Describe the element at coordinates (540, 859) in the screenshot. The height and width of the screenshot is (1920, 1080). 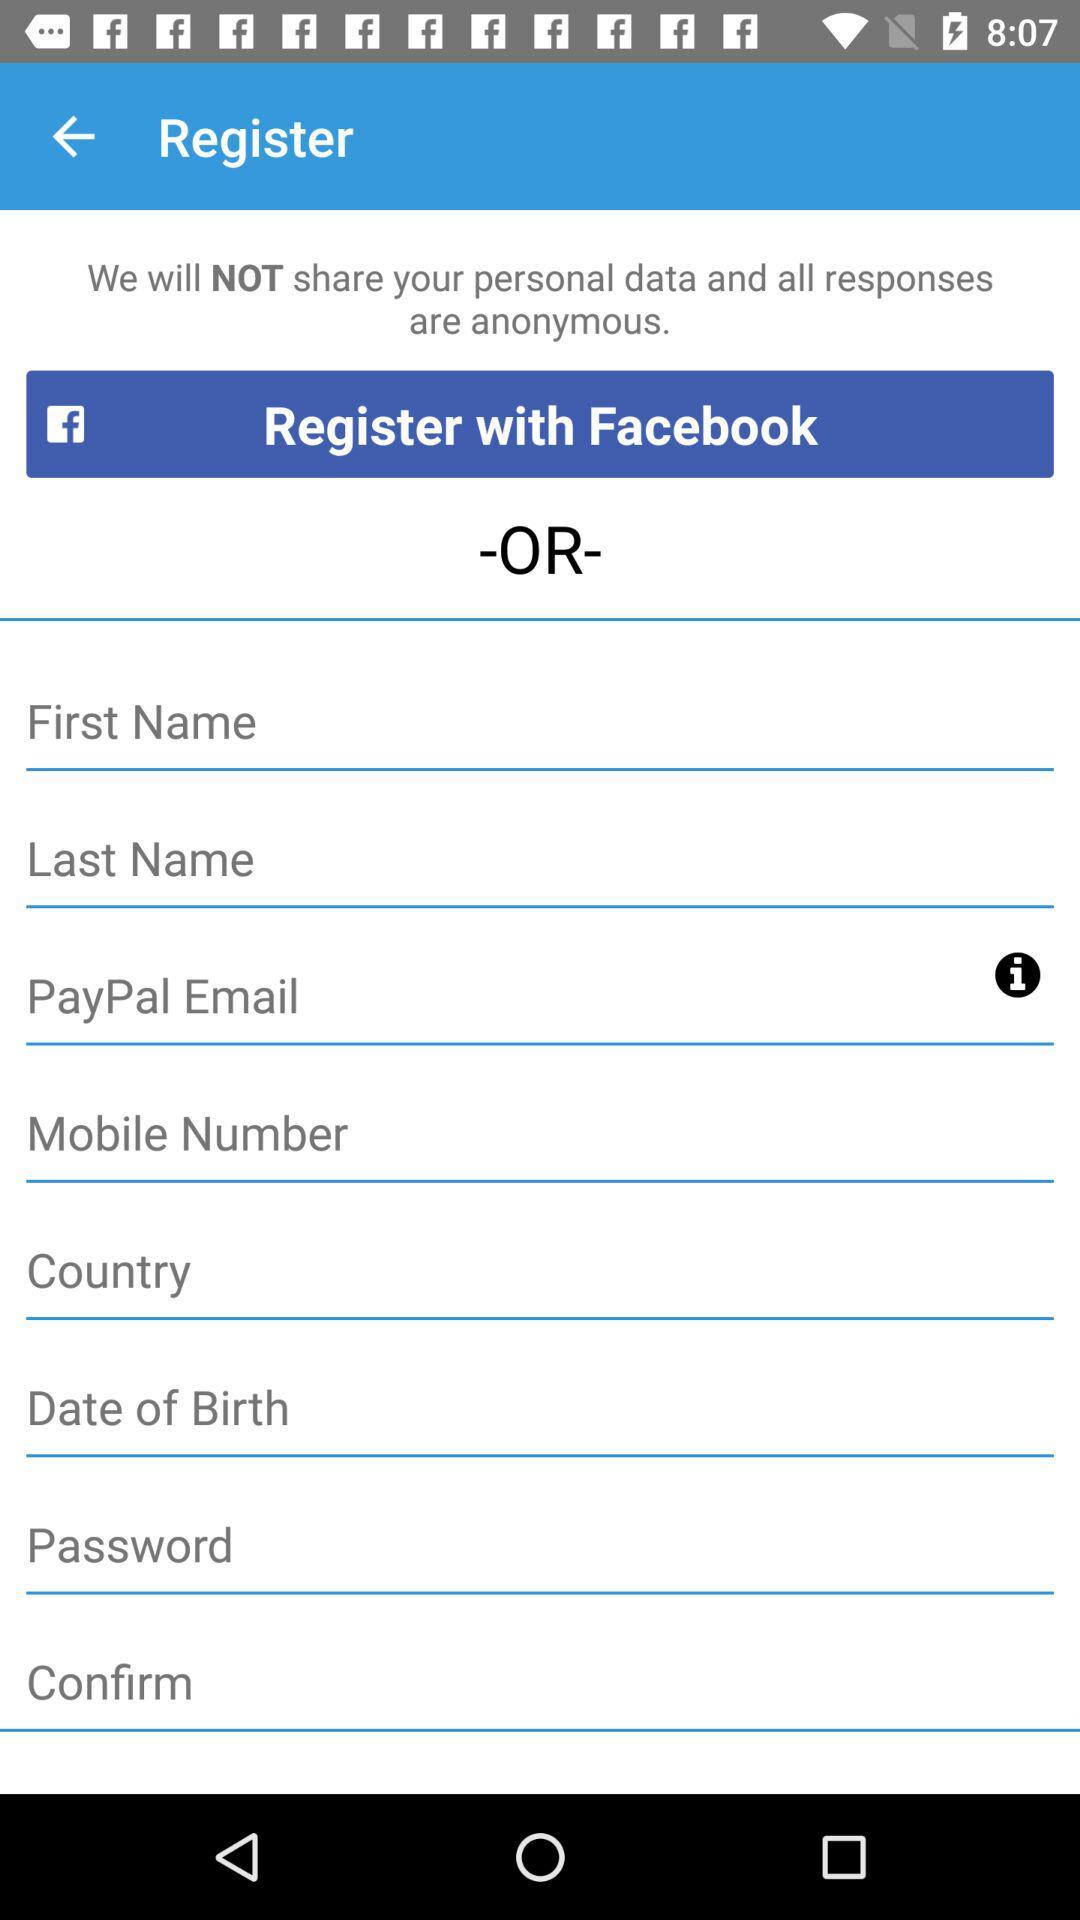
I see `enter` at that location.